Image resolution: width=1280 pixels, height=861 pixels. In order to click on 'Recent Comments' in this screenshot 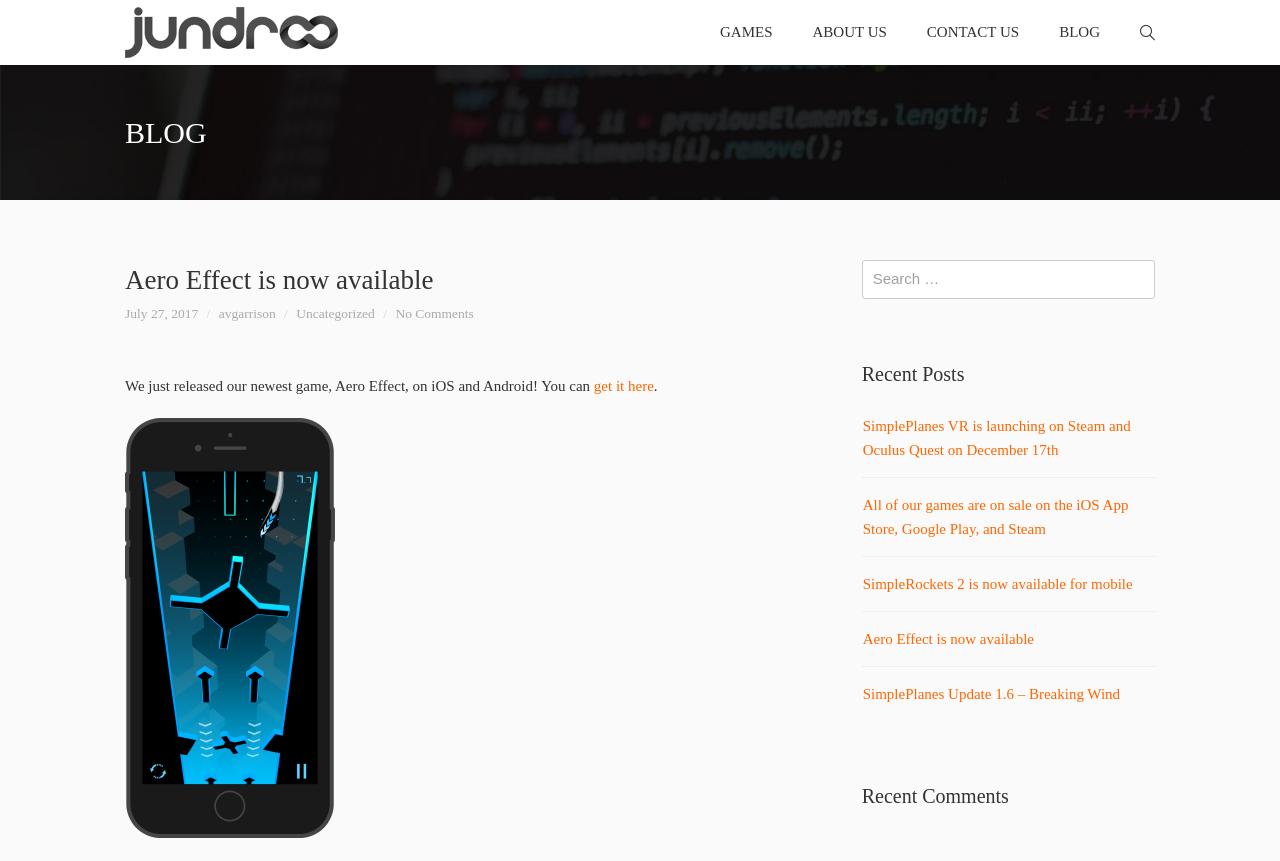, I will do `click(933, 795)`.